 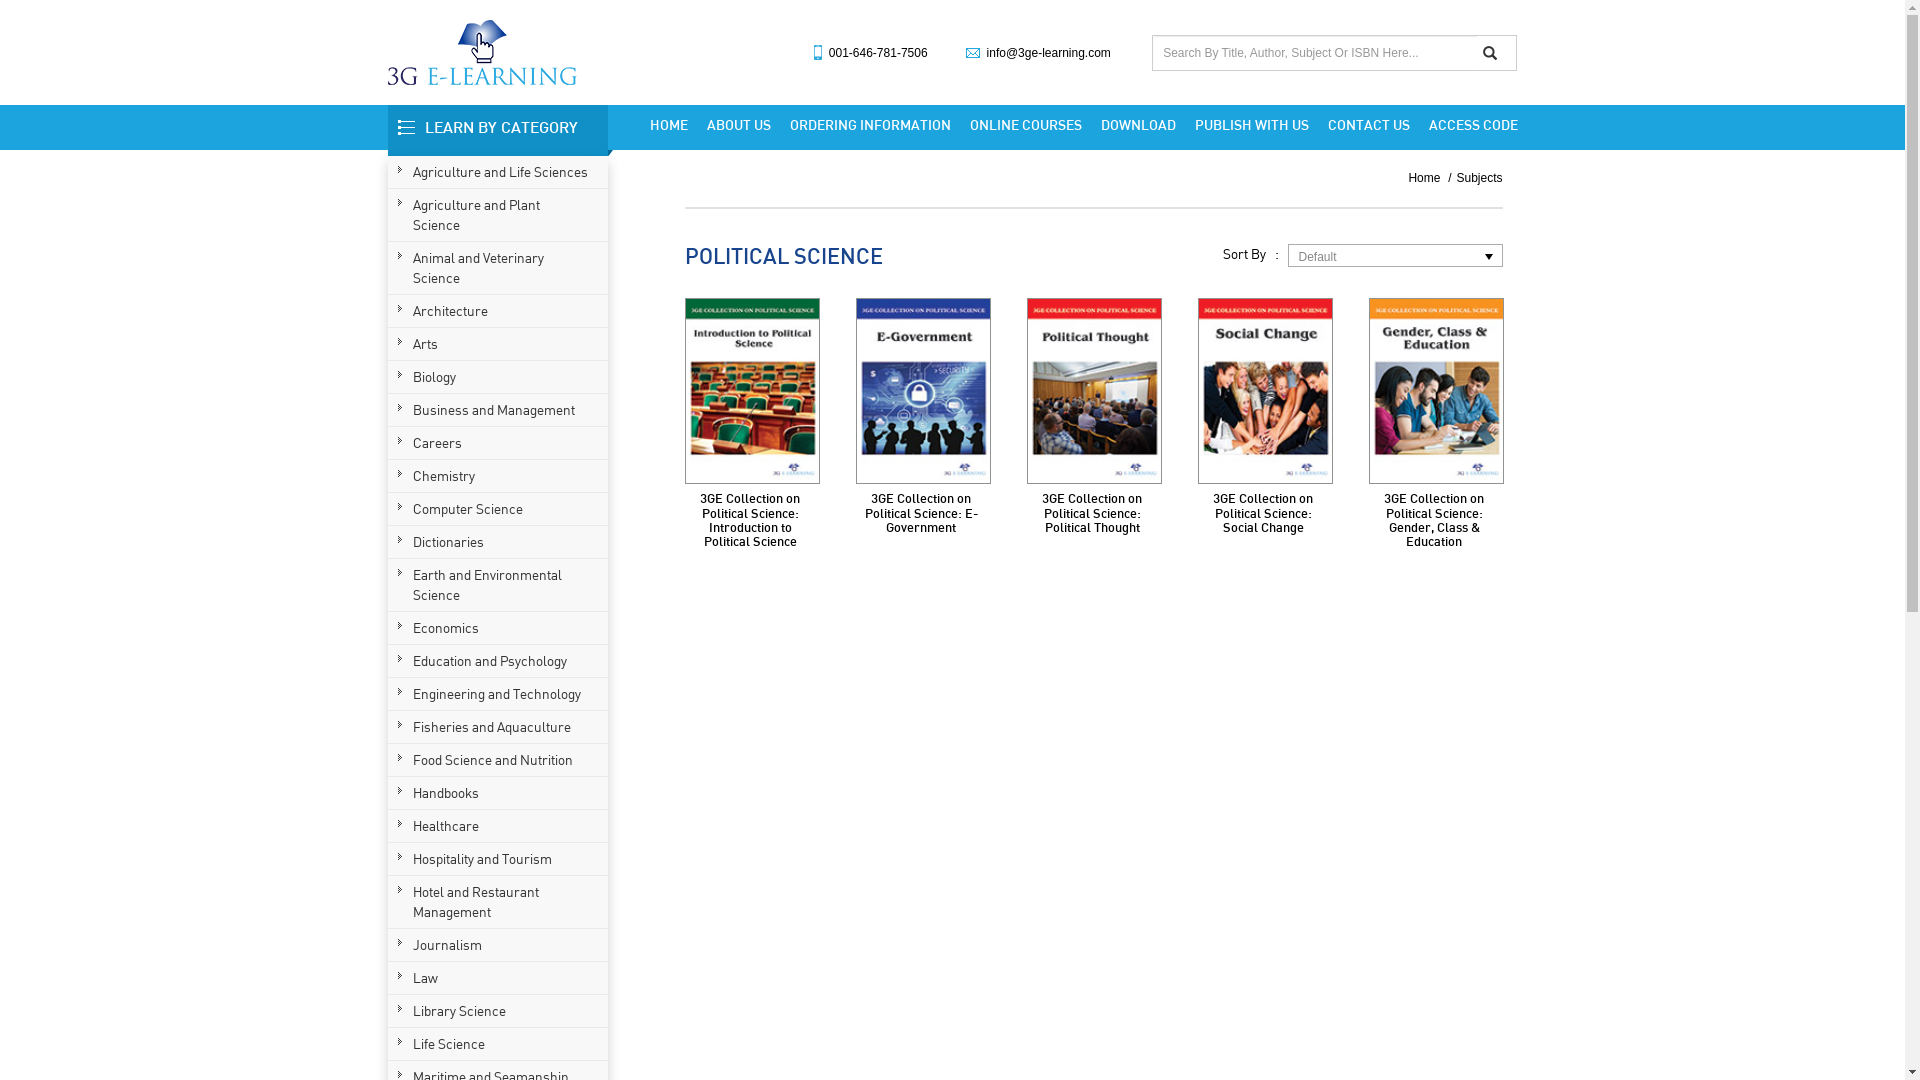 I want to click on 'Computer Science', so click(x=499, y=508).